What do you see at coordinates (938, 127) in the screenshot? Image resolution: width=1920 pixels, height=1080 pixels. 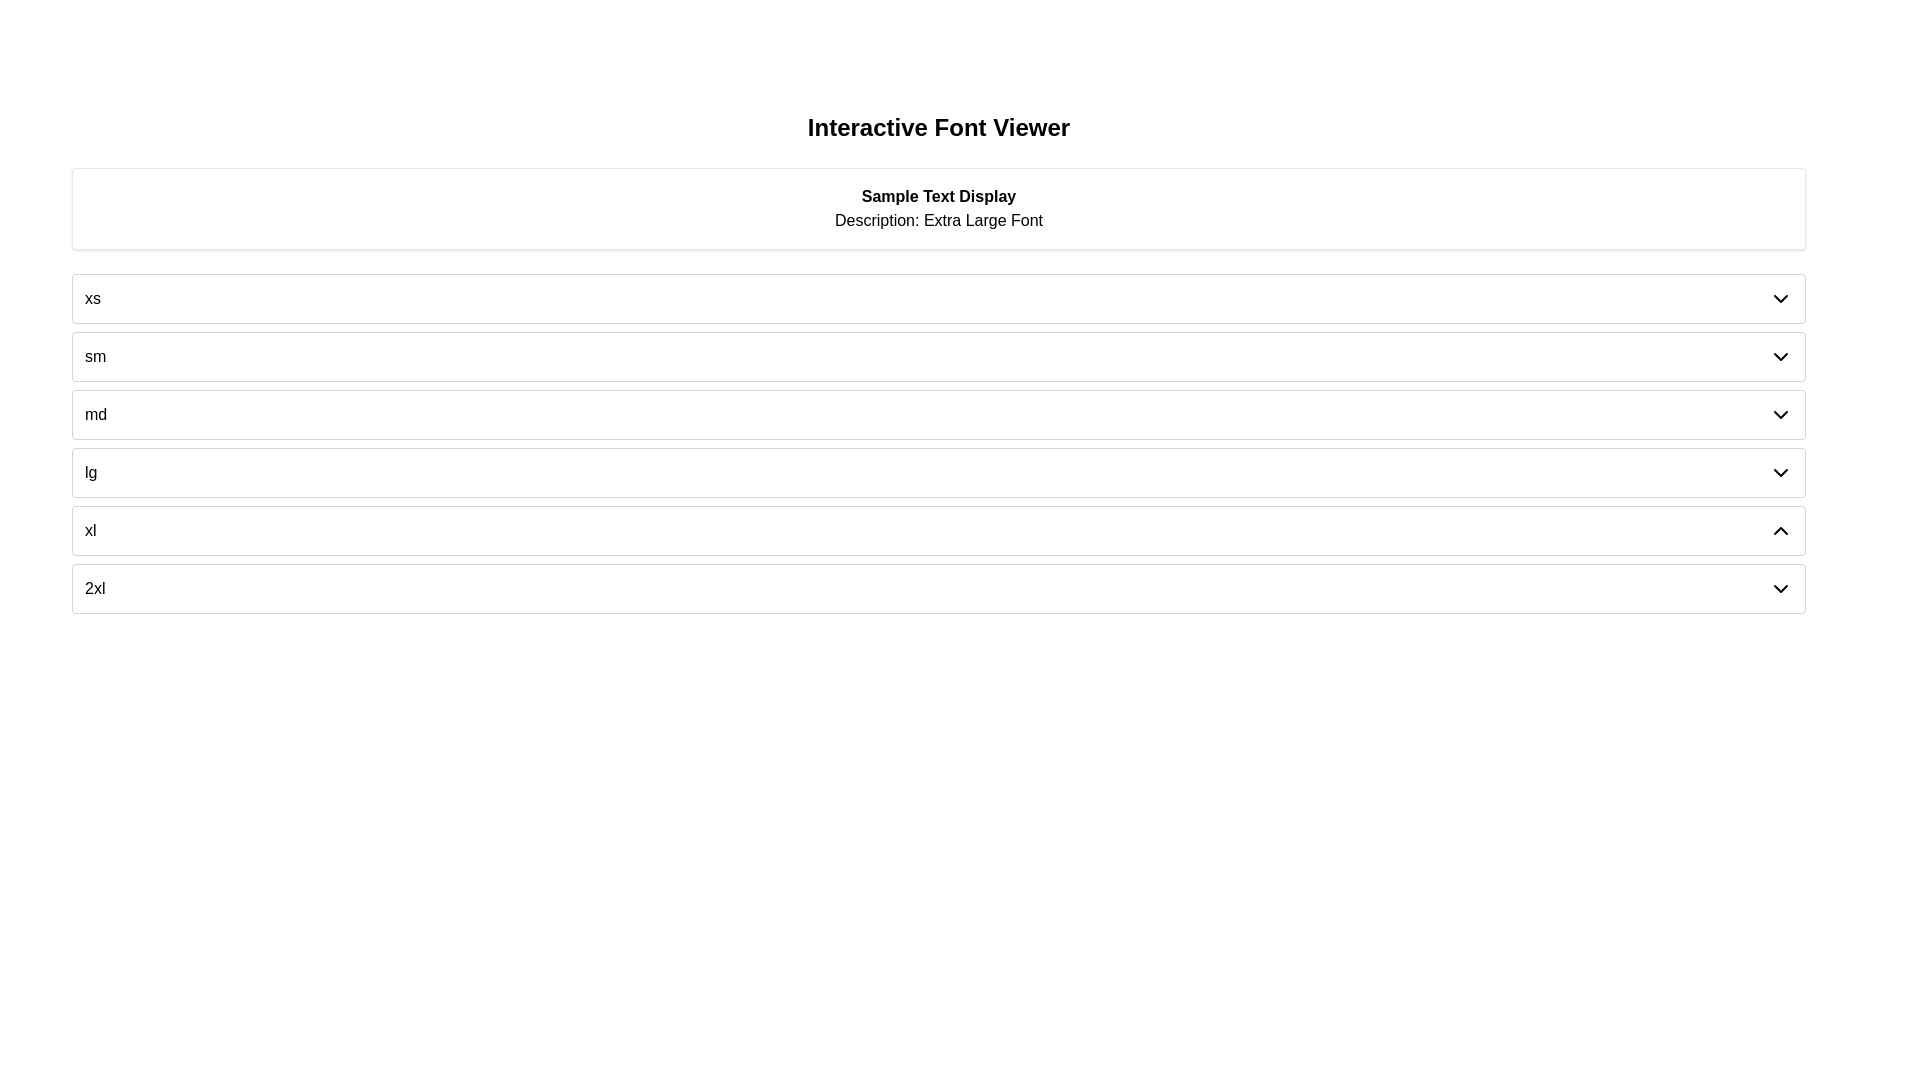 I see `the prominent title text label 'Interactive Font Viewer' located at the top-center of the interface` at bounding box center [938, 127].